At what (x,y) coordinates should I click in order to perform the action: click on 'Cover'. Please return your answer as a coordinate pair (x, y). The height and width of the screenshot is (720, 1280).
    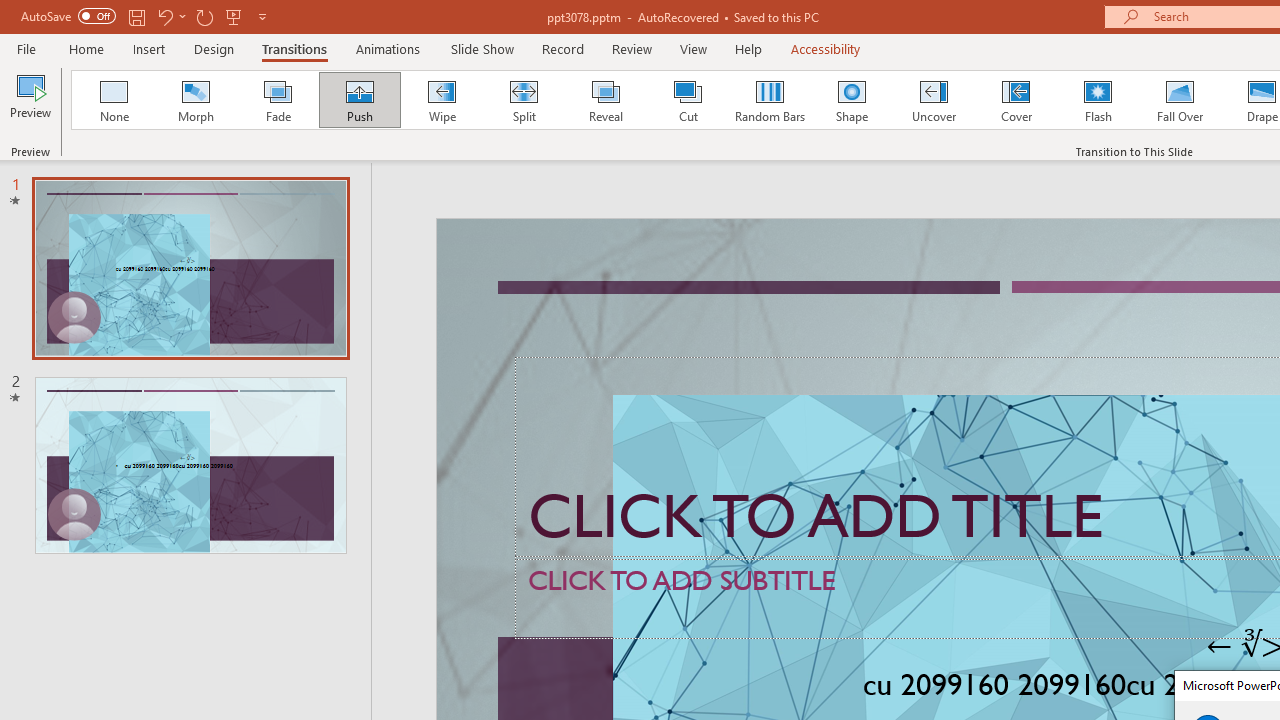
    Looking at the image, I should click on (1016, 100).